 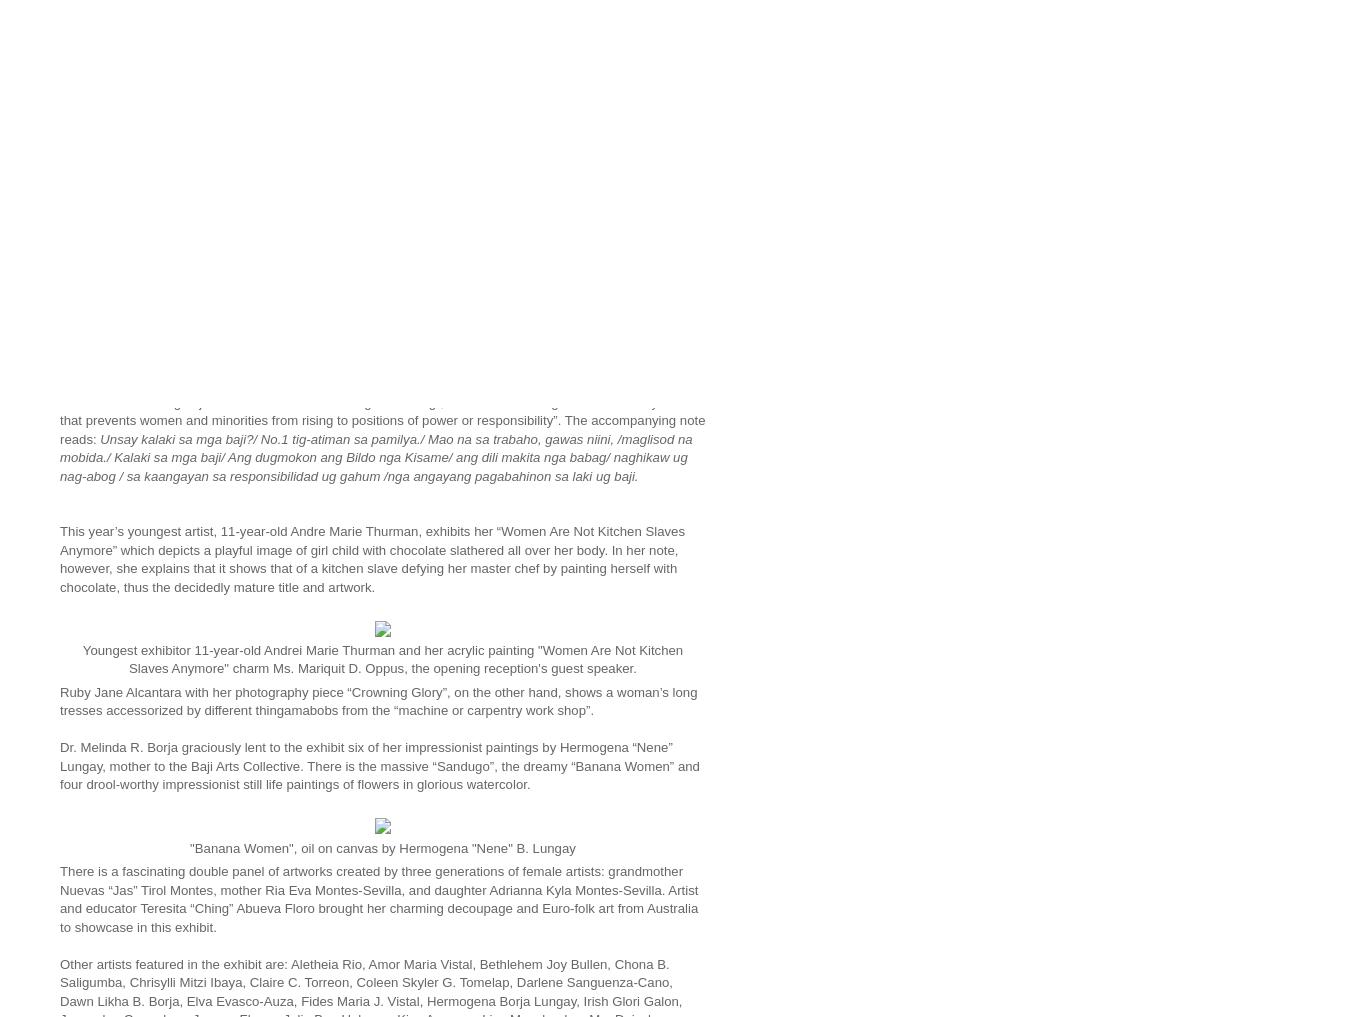 I want to click on 'Ruby Jane Alcantara with her photography piece “Crowning Glory”, on the other hand, shows a woman’s long tresses accessorized by different thingamabobs from the “machine or carpentry work shop”.', so click(x=378, y=700).